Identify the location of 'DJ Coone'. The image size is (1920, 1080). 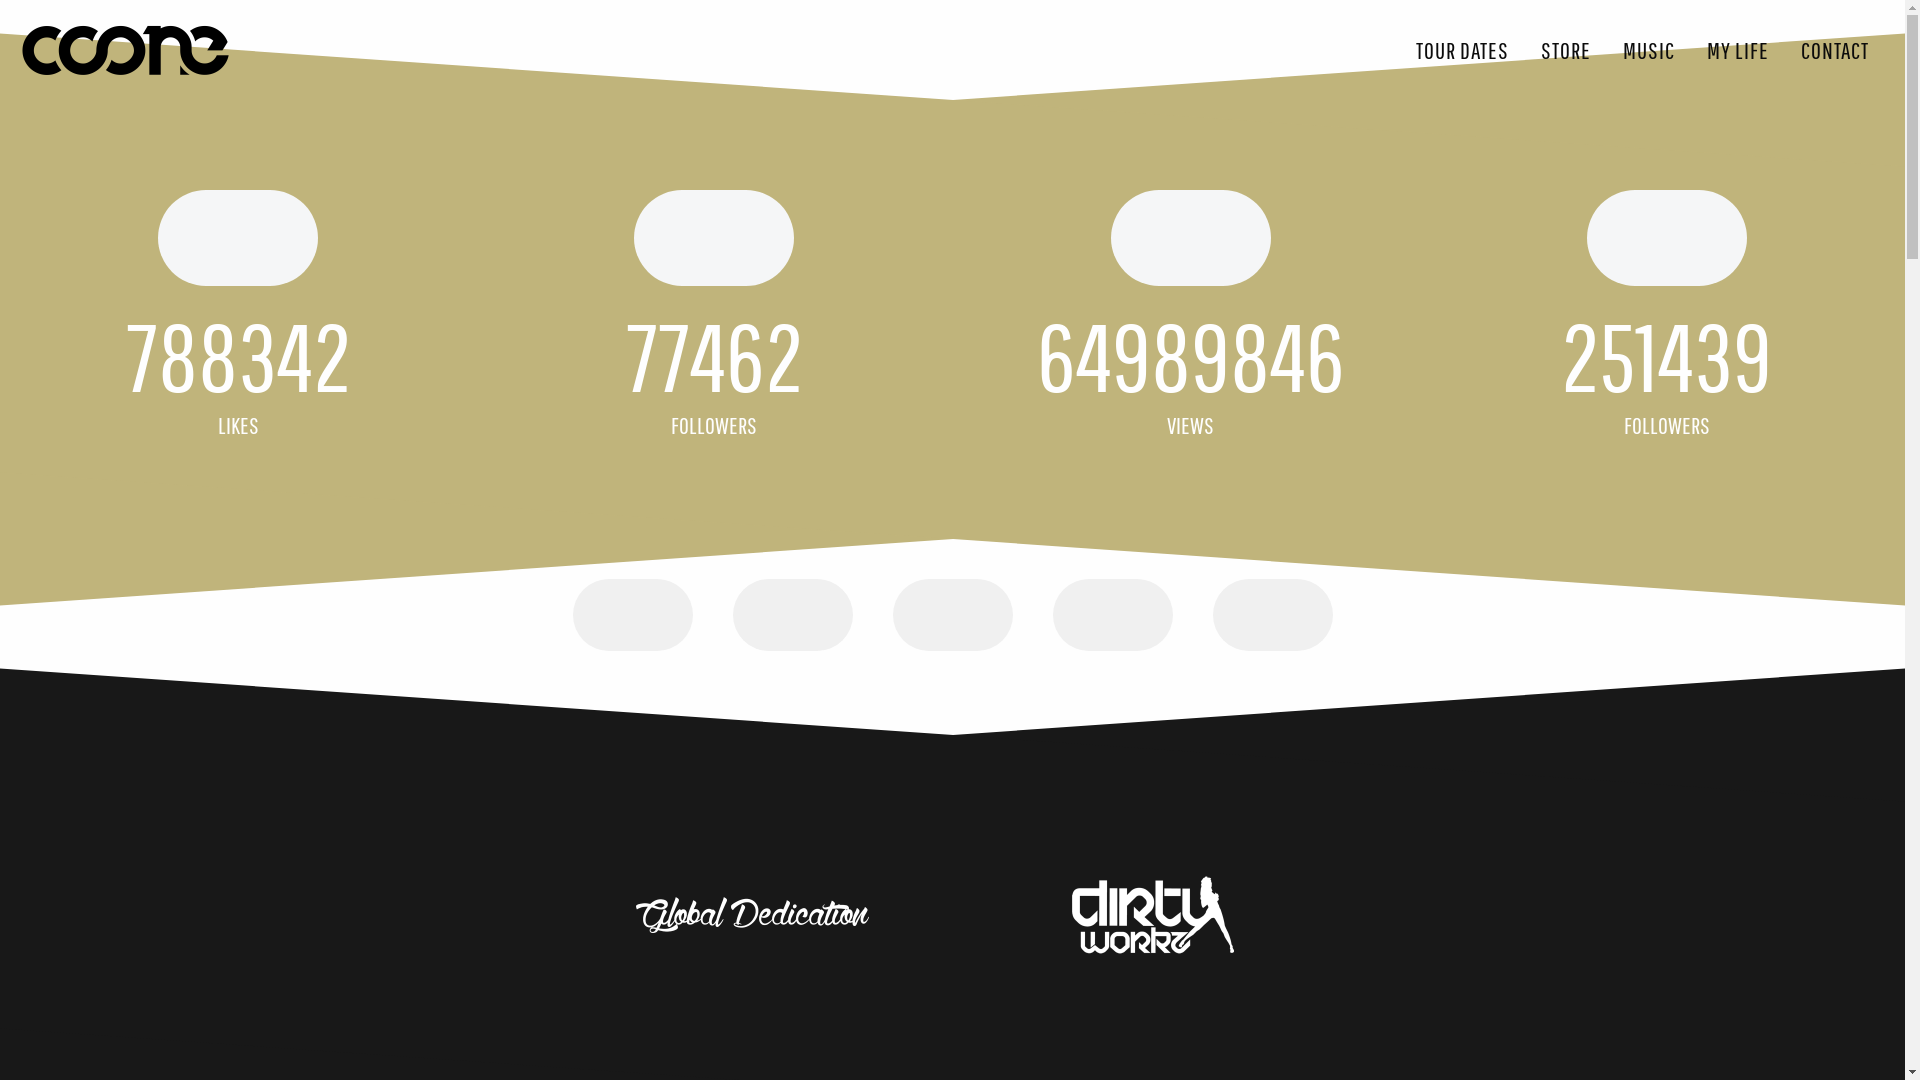
(123, 49).